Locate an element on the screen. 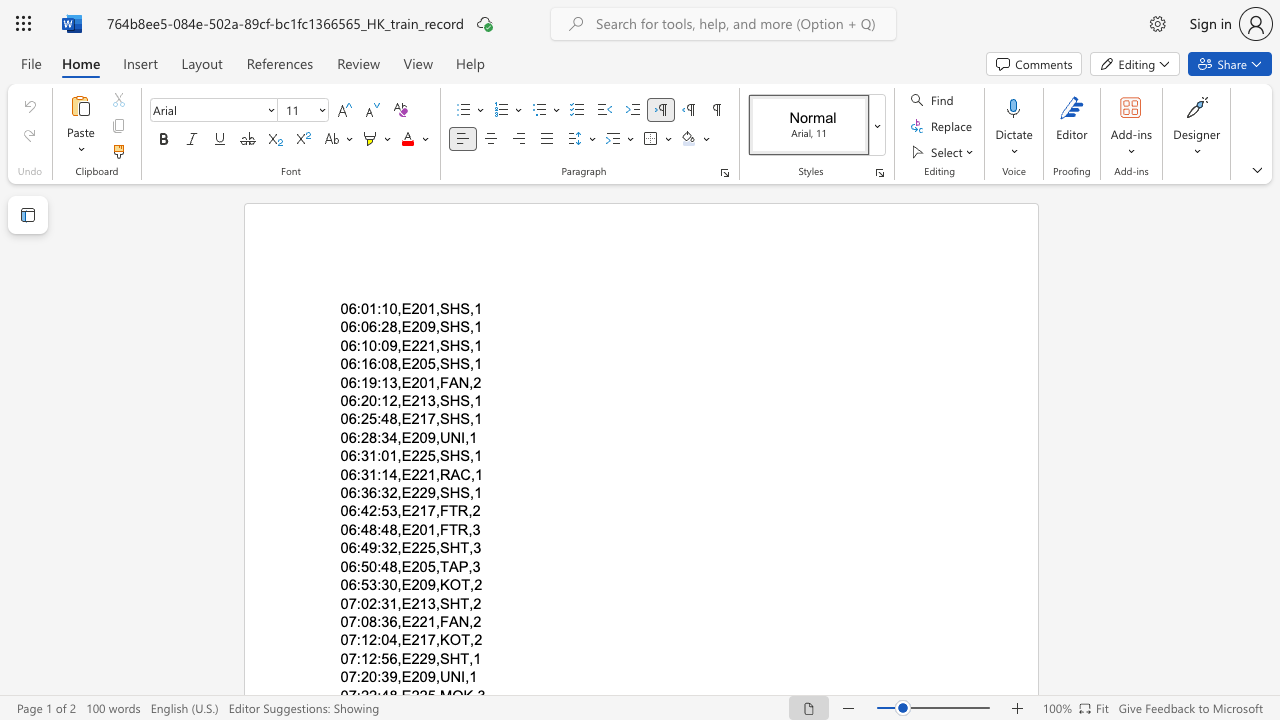  the subset text "6:28:34,E2" within the text "06:28:34,E209,UNI,1" is located at coordinates (348, 436).